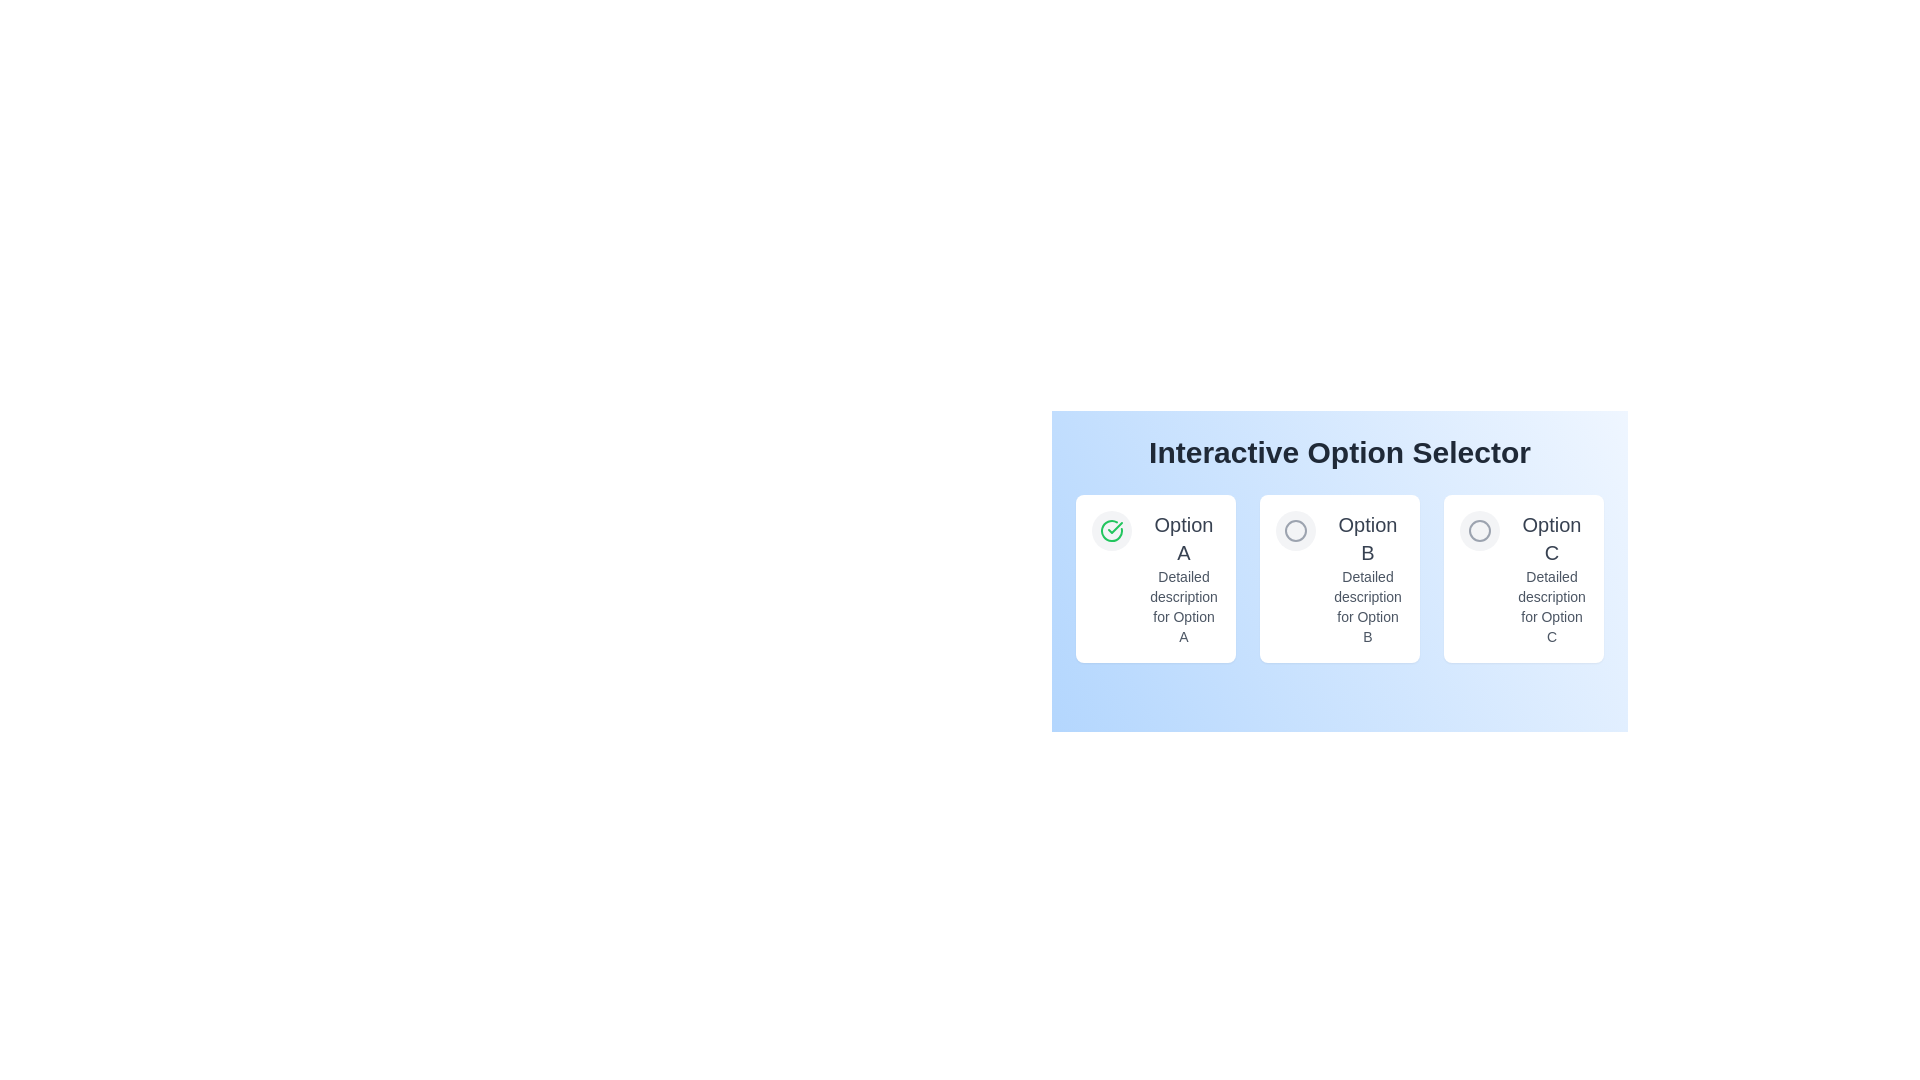 This screenshot has height=1080, width=1920. What do you see at coordinates (1111, 530) in the screenshot?
I see `the selection indicator button for 'Option A'` at bounding box center [1111, 530].